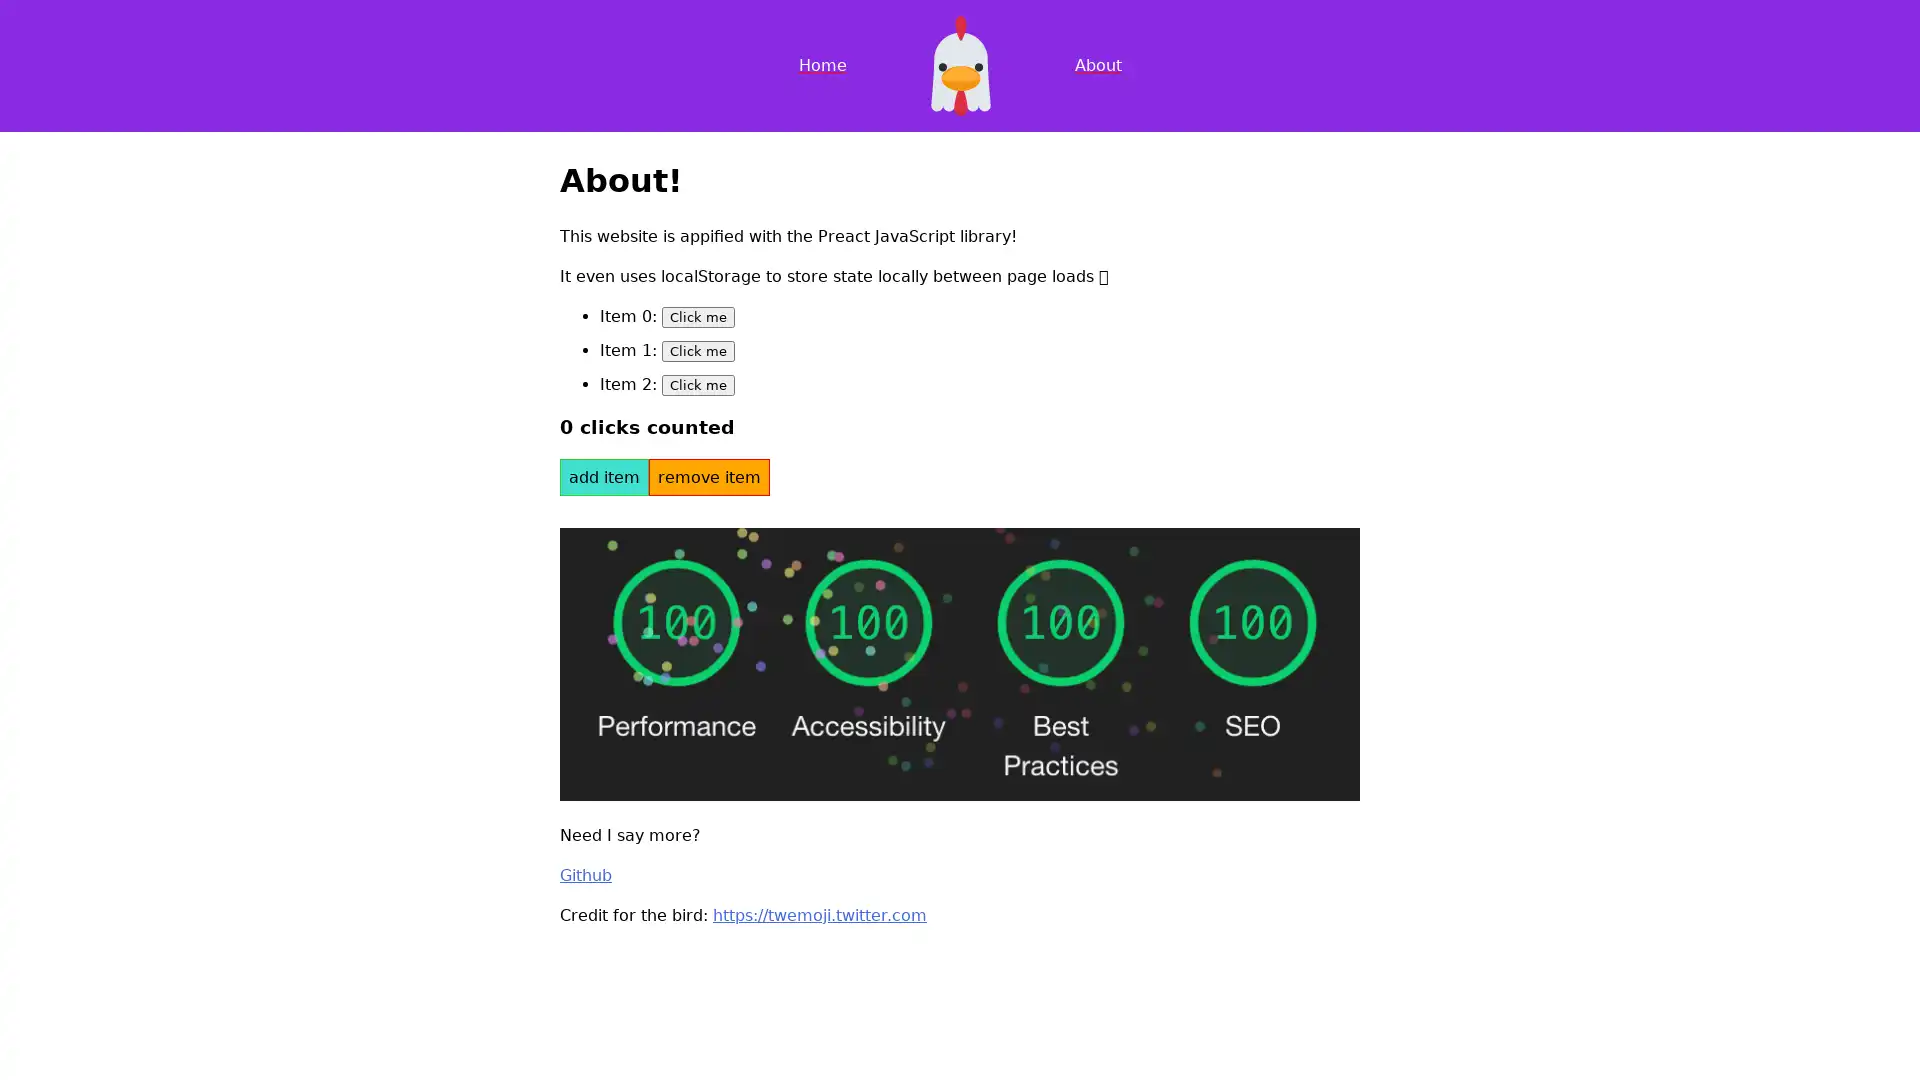  Describe the element at coordinates (698, 316) in the screenshot. I see `Click me` at that location.